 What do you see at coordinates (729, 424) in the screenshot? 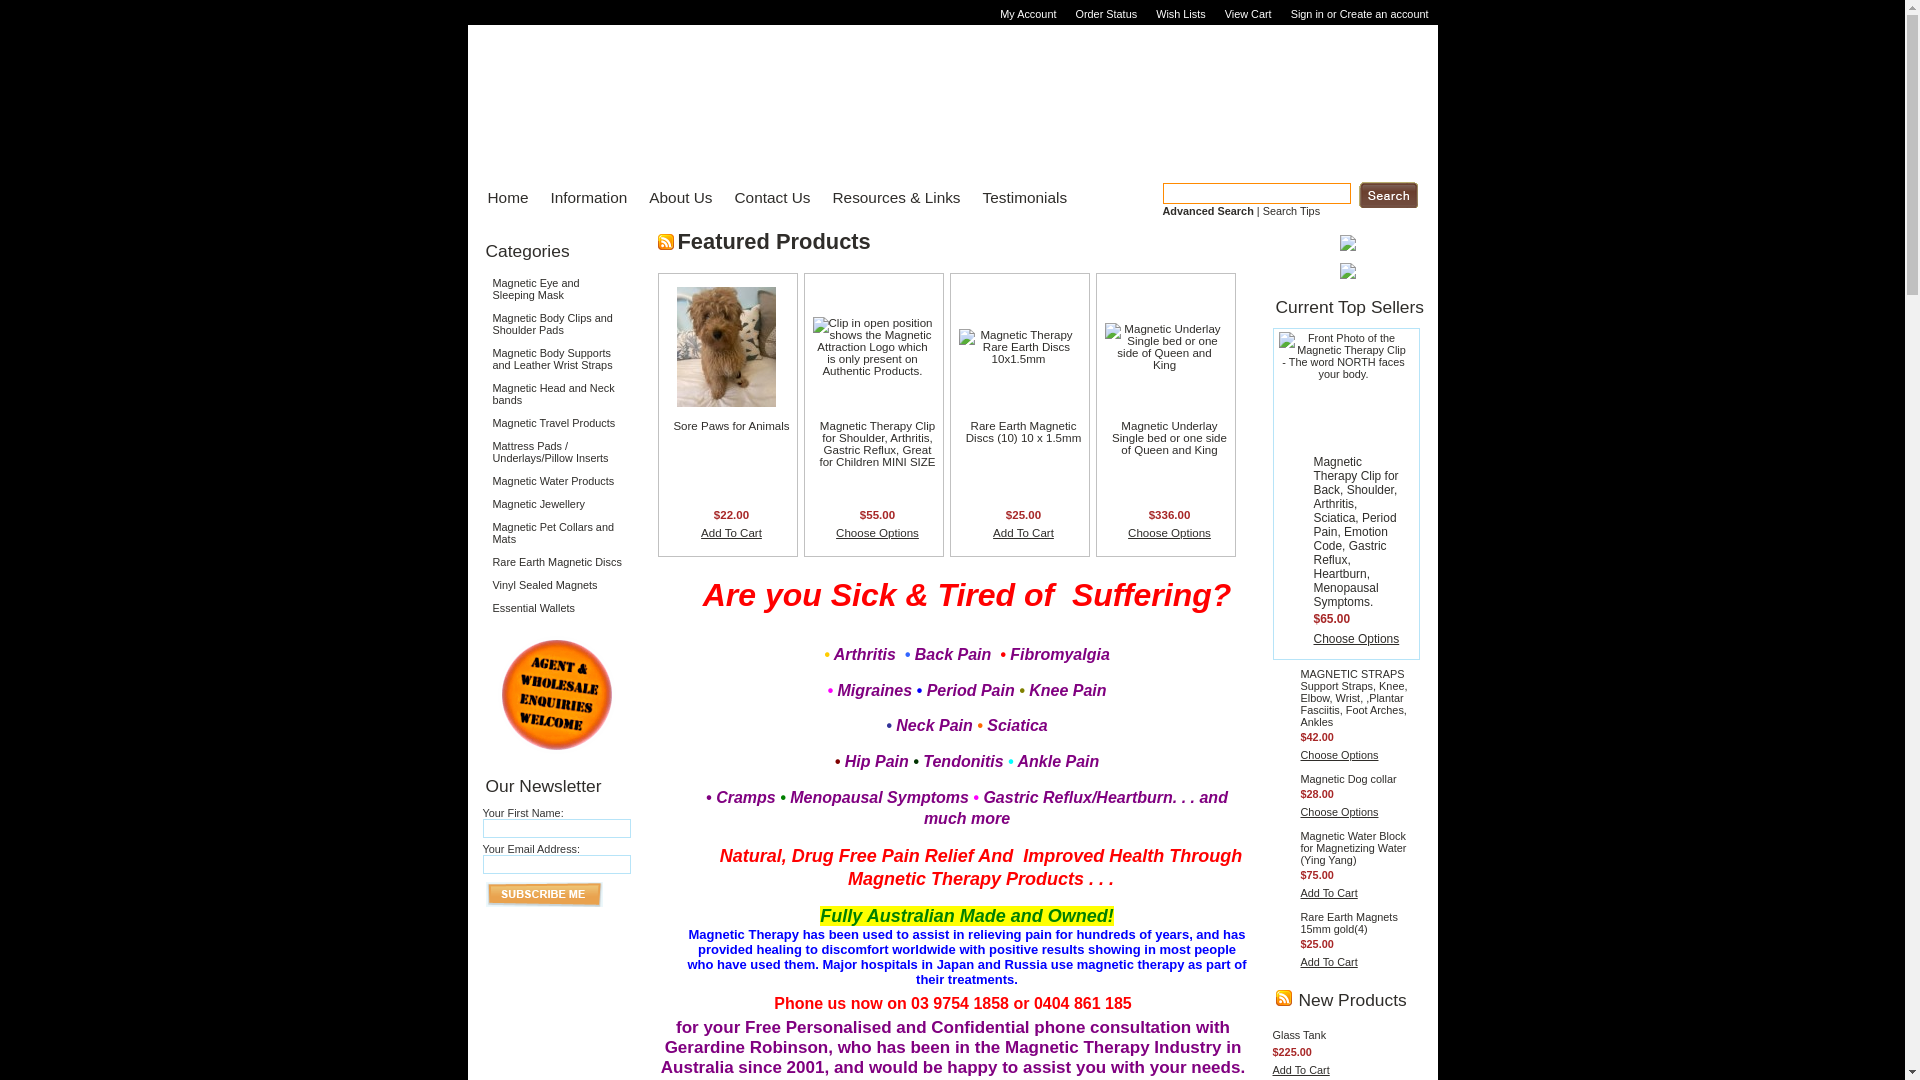
I see `'Sore Paws for Animals'` at bounding box center [729, 424].